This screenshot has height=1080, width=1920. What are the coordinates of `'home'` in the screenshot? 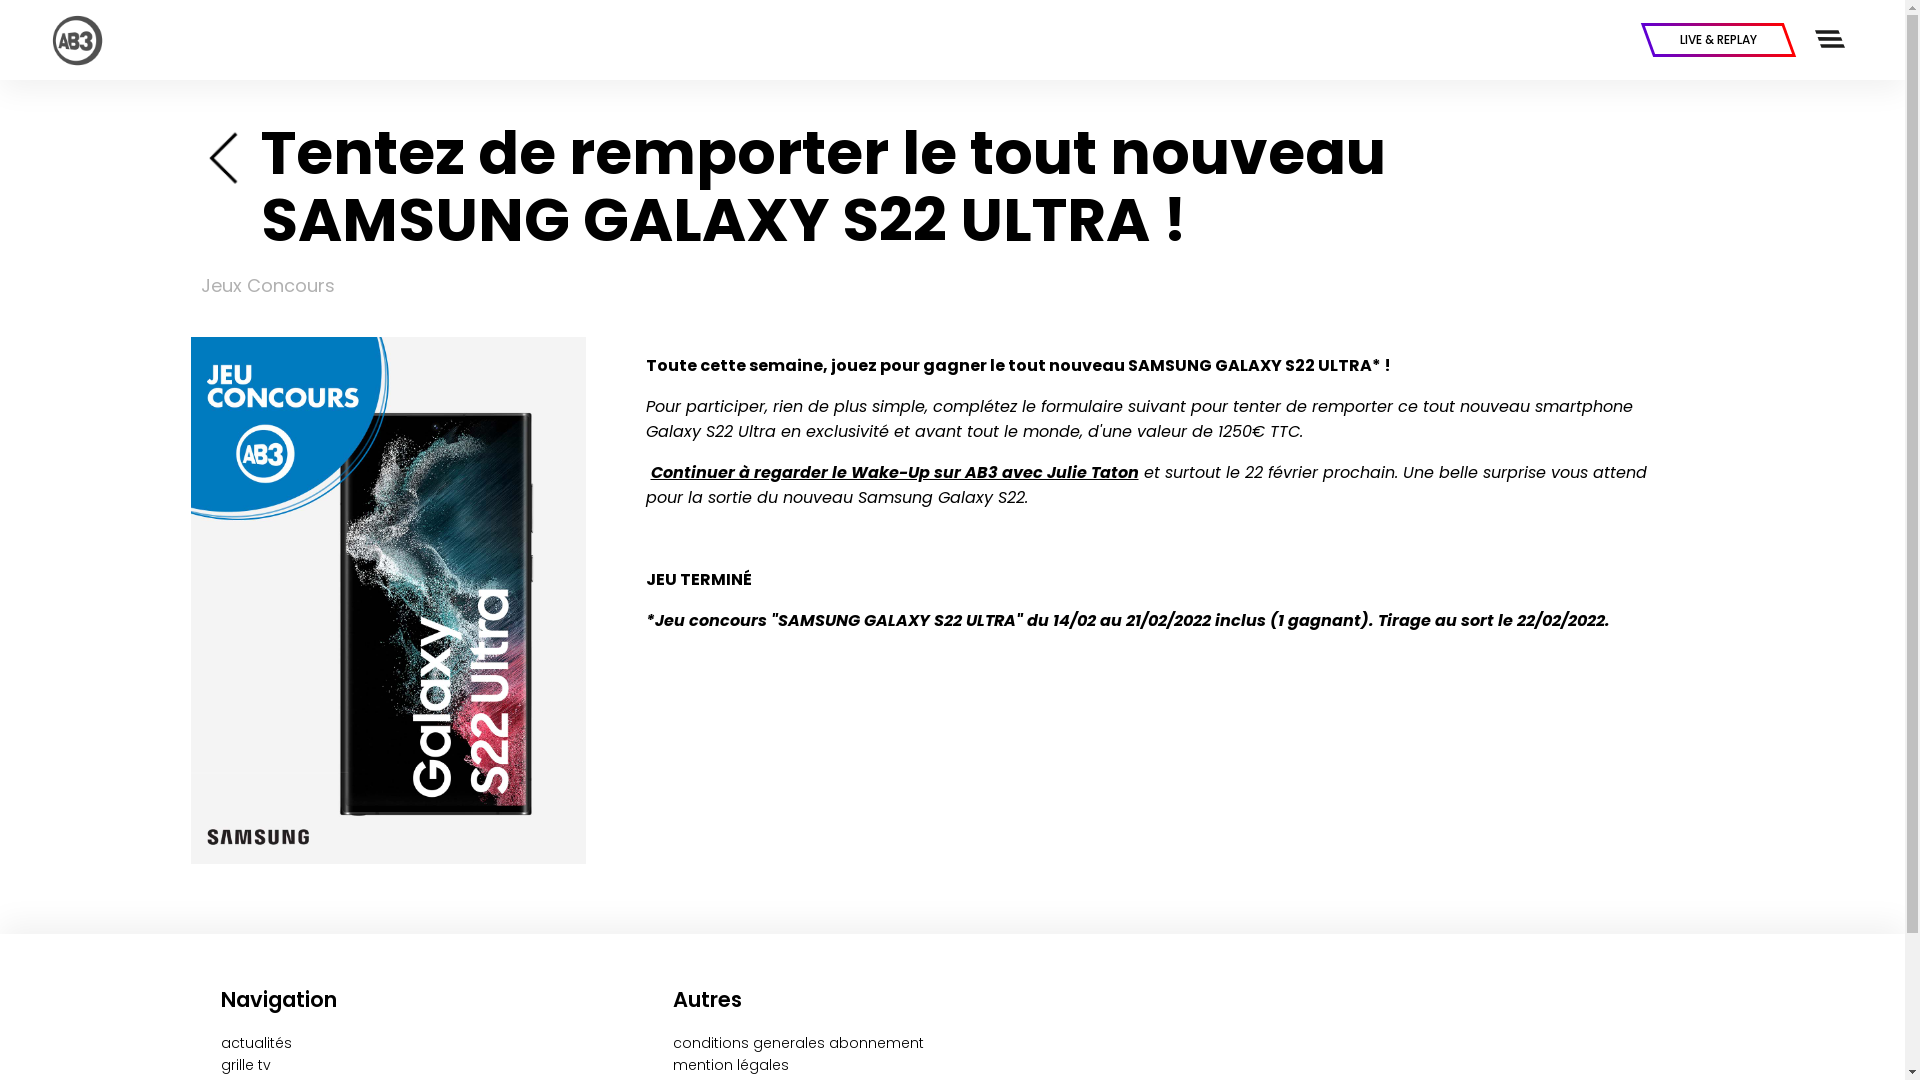 It's located at (225, 154).